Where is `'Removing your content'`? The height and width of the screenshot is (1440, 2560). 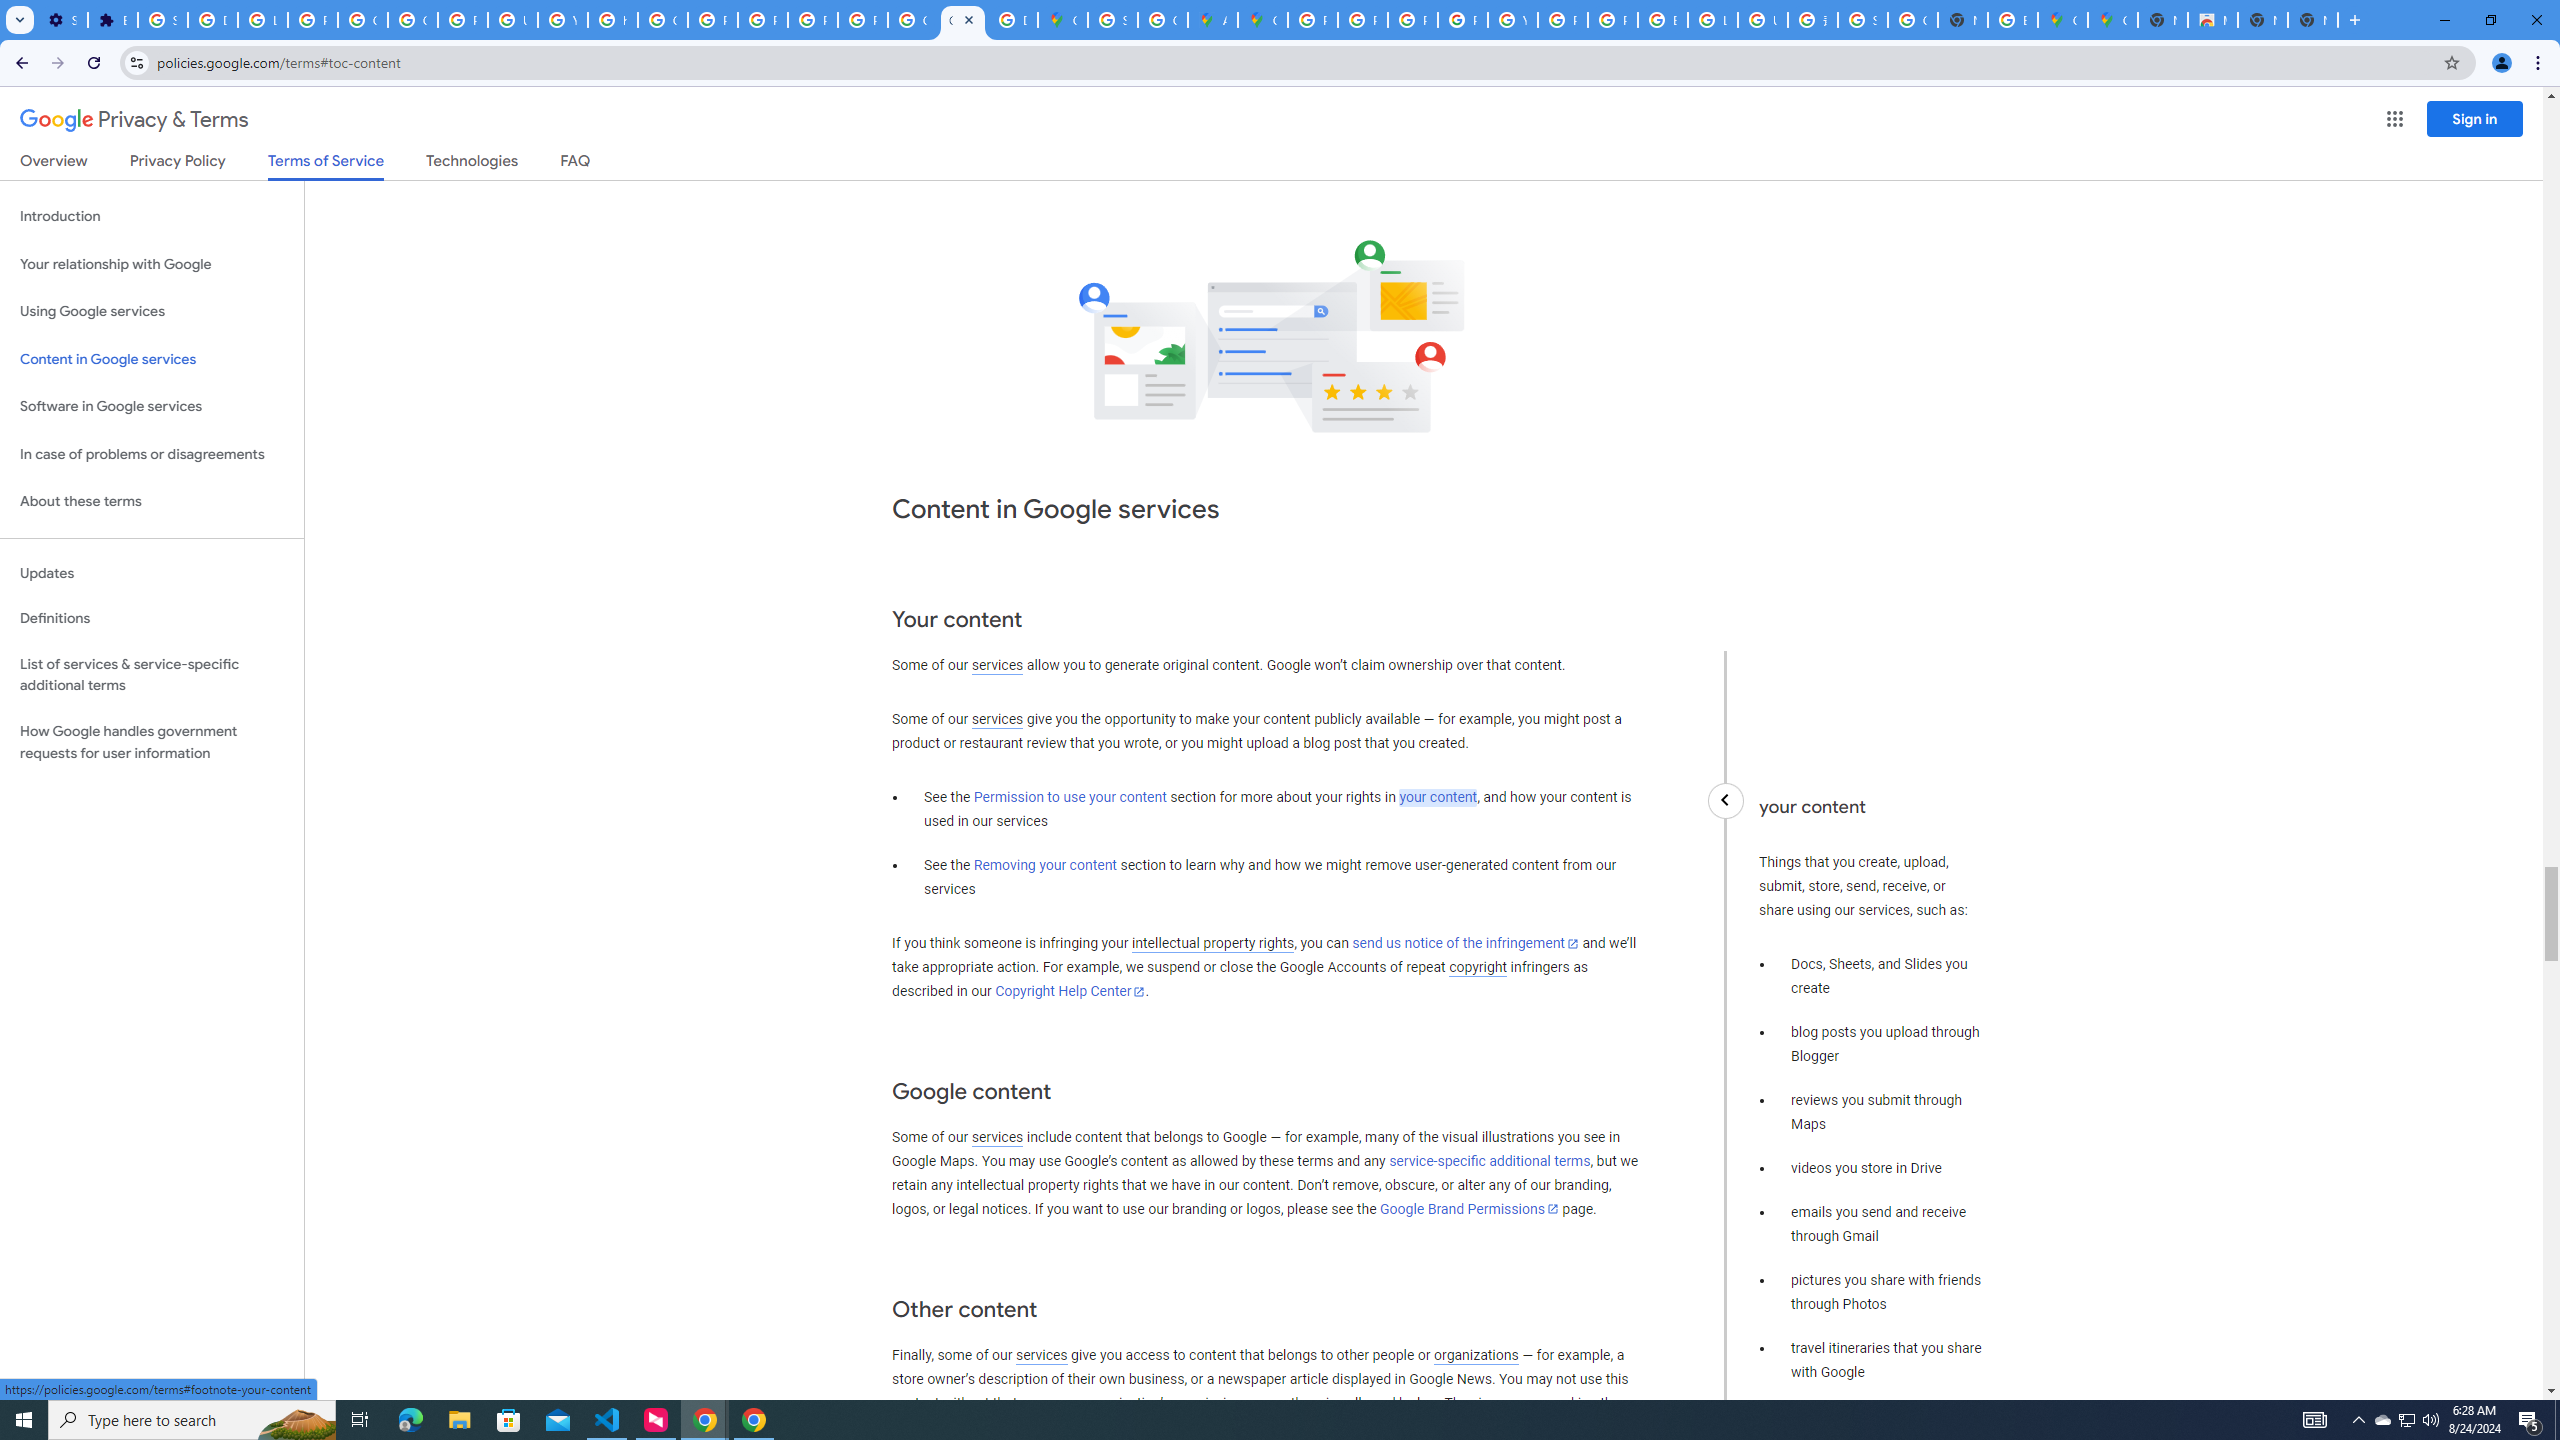
'Removing your content' is located at coordinates (1043, 865).